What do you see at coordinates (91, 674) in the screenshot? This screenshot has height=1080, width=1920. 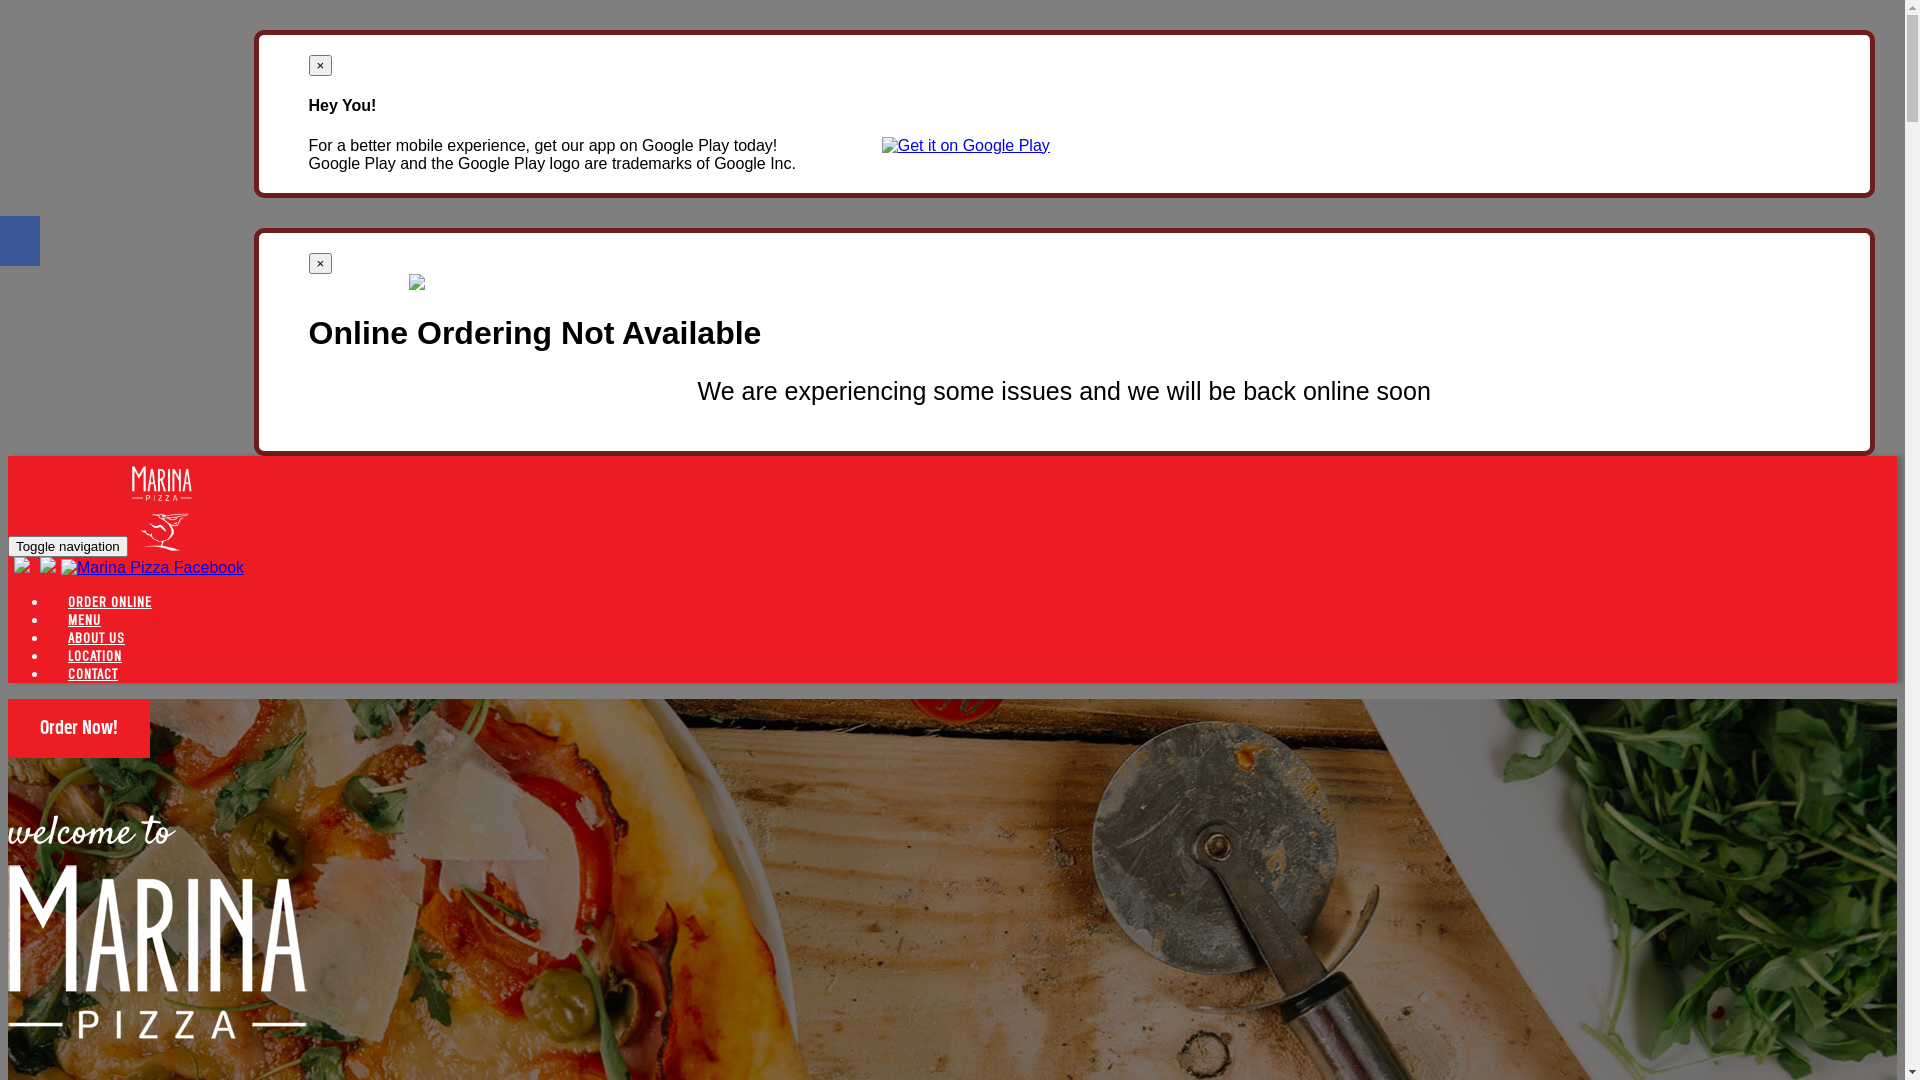 I see `'CONTACT'` at bounding box center [91, 674].